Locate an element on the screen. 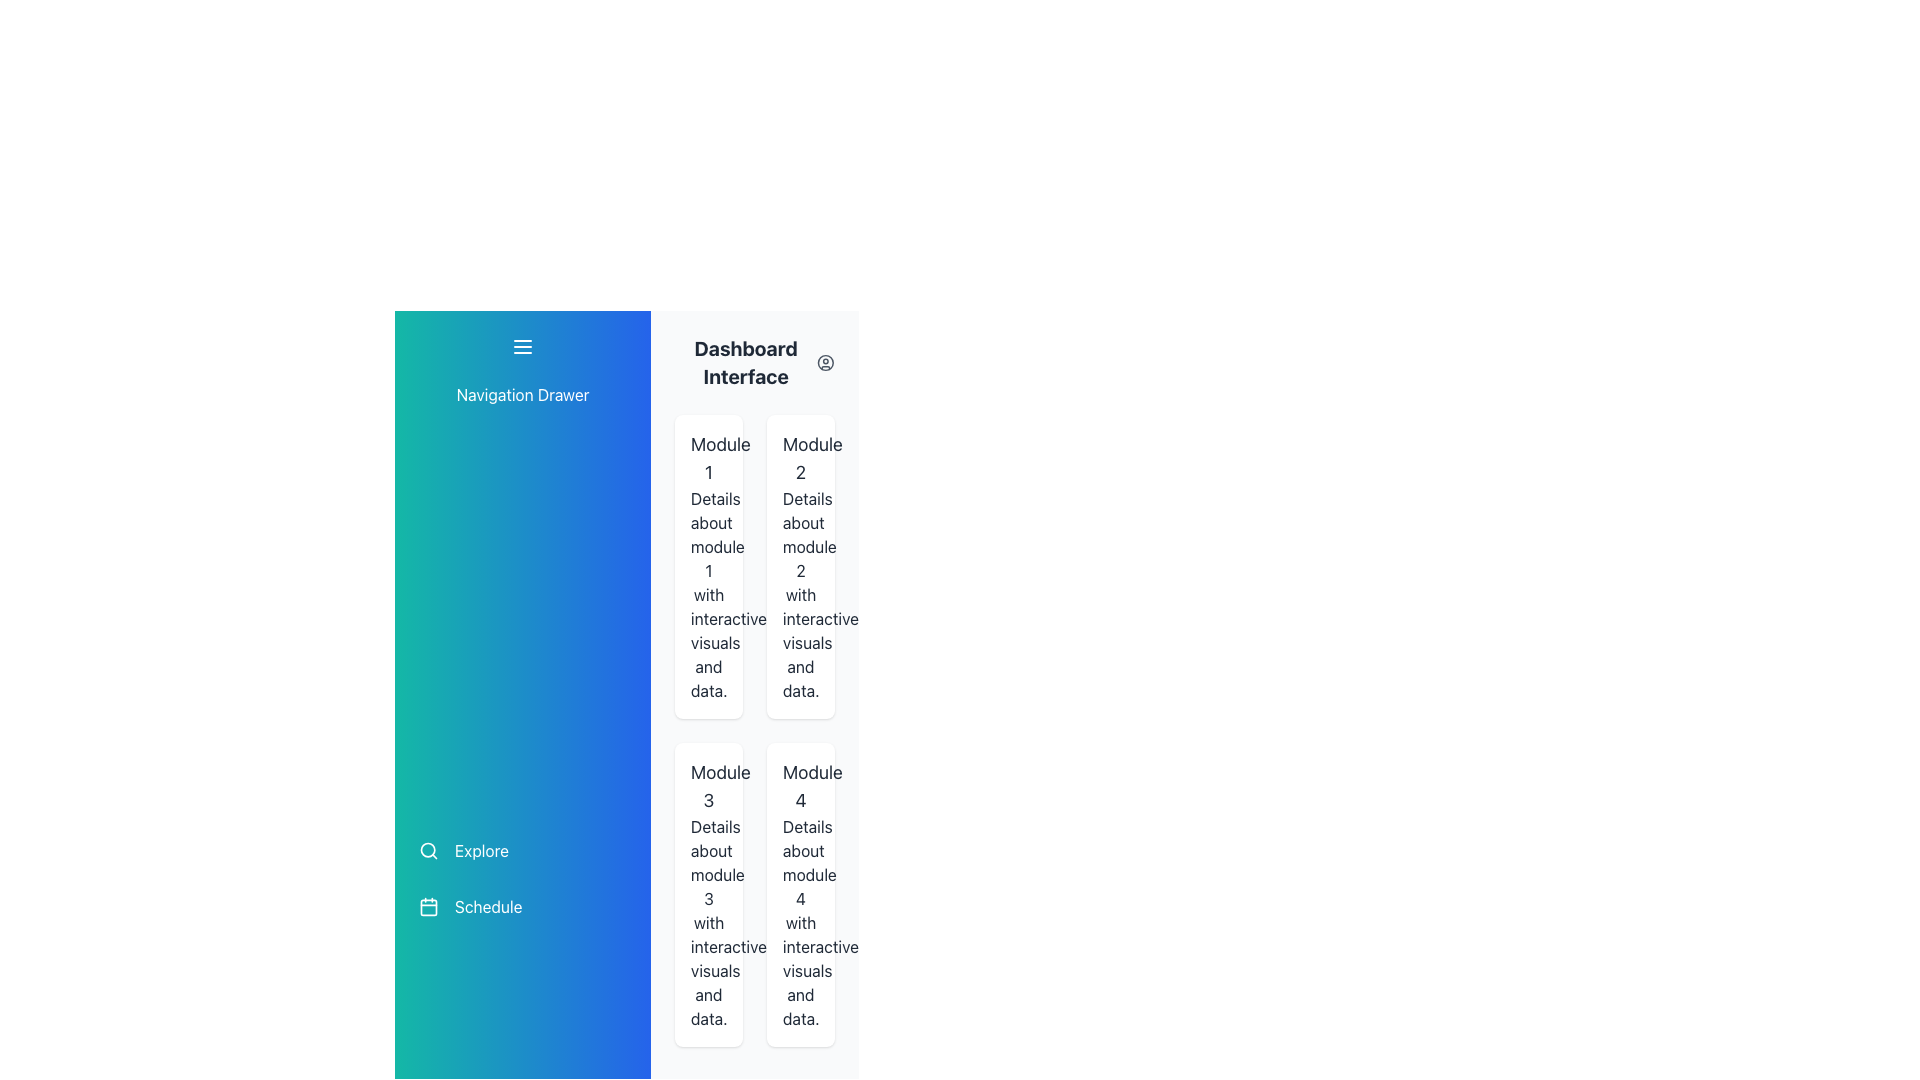  the 'Schedule' navigation button located below the 'Explore' item in the left sidebar menu is located at coordinates (523, 906).